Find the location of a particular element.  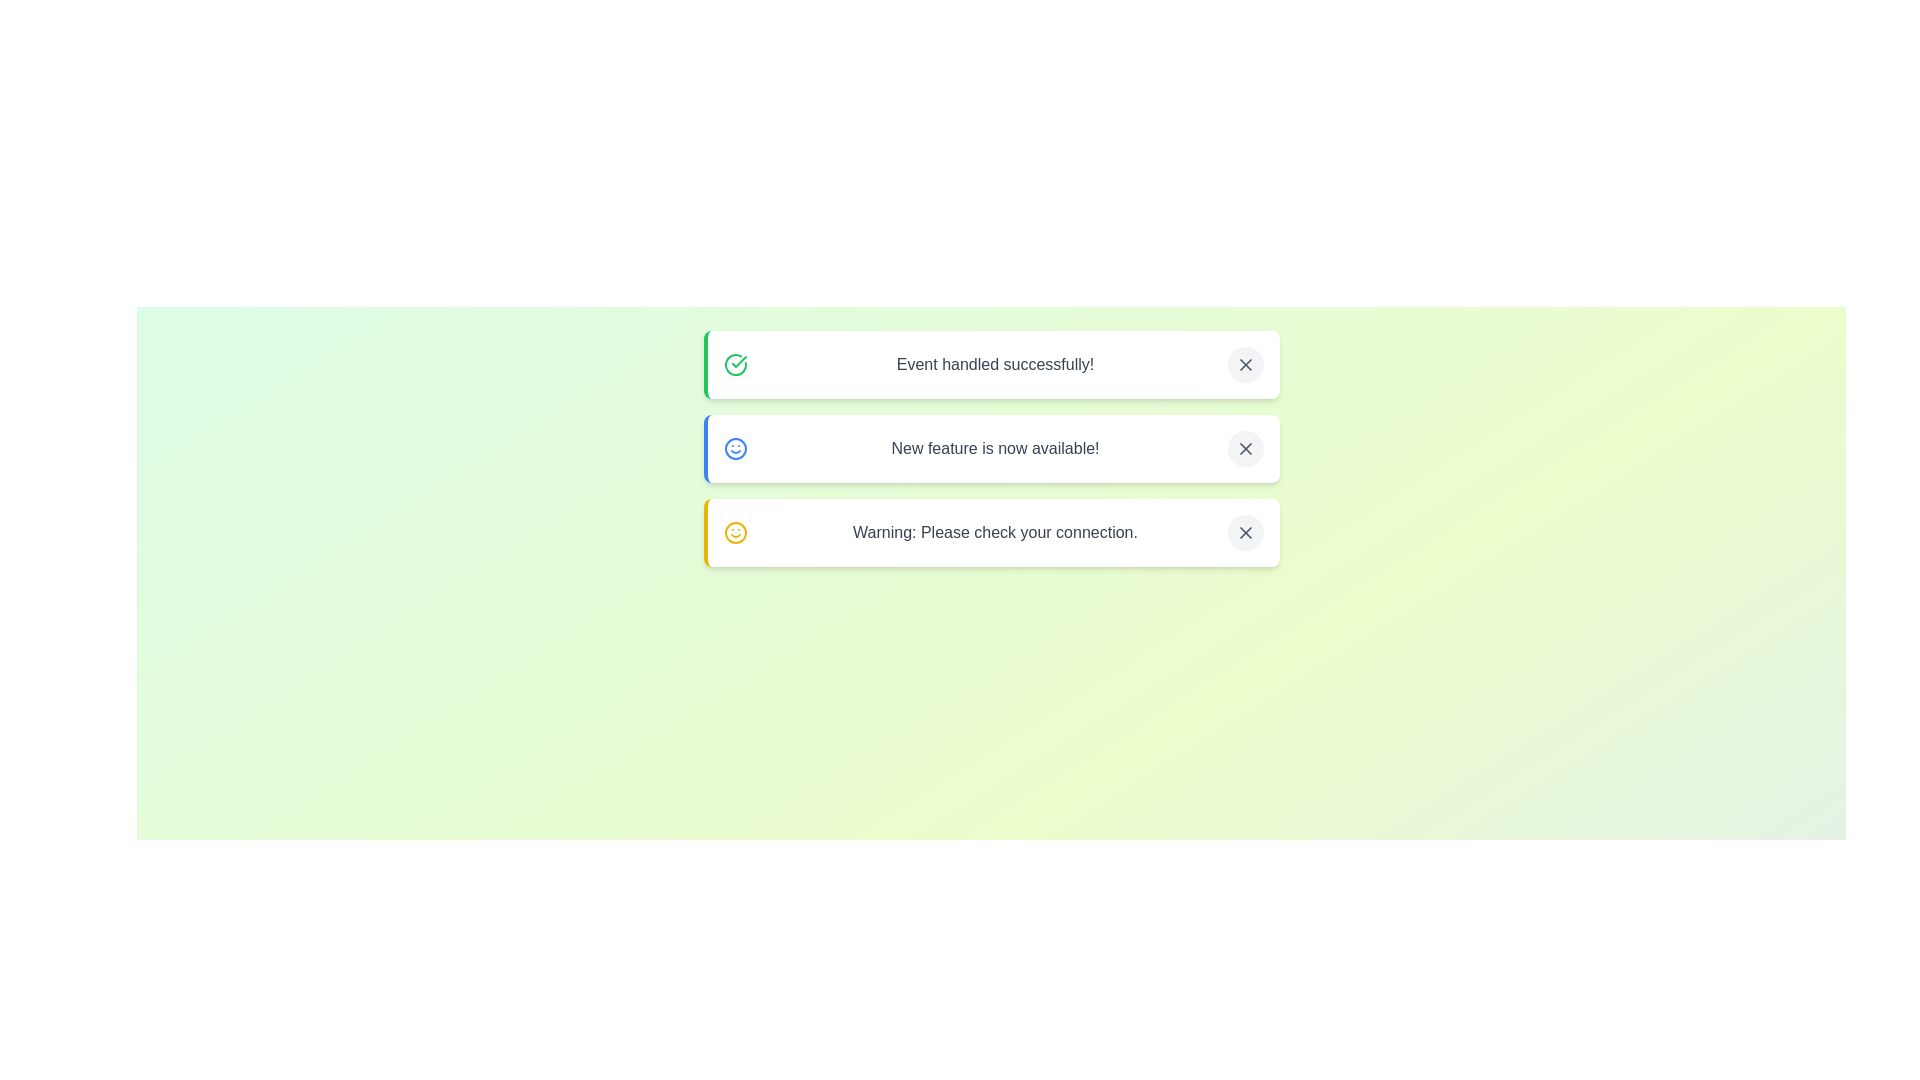

the warning icon located in the bottommost notification panel, aligned to the left side of the text 'Warning: Please check your connection.' is located at coordinates (734, 531).